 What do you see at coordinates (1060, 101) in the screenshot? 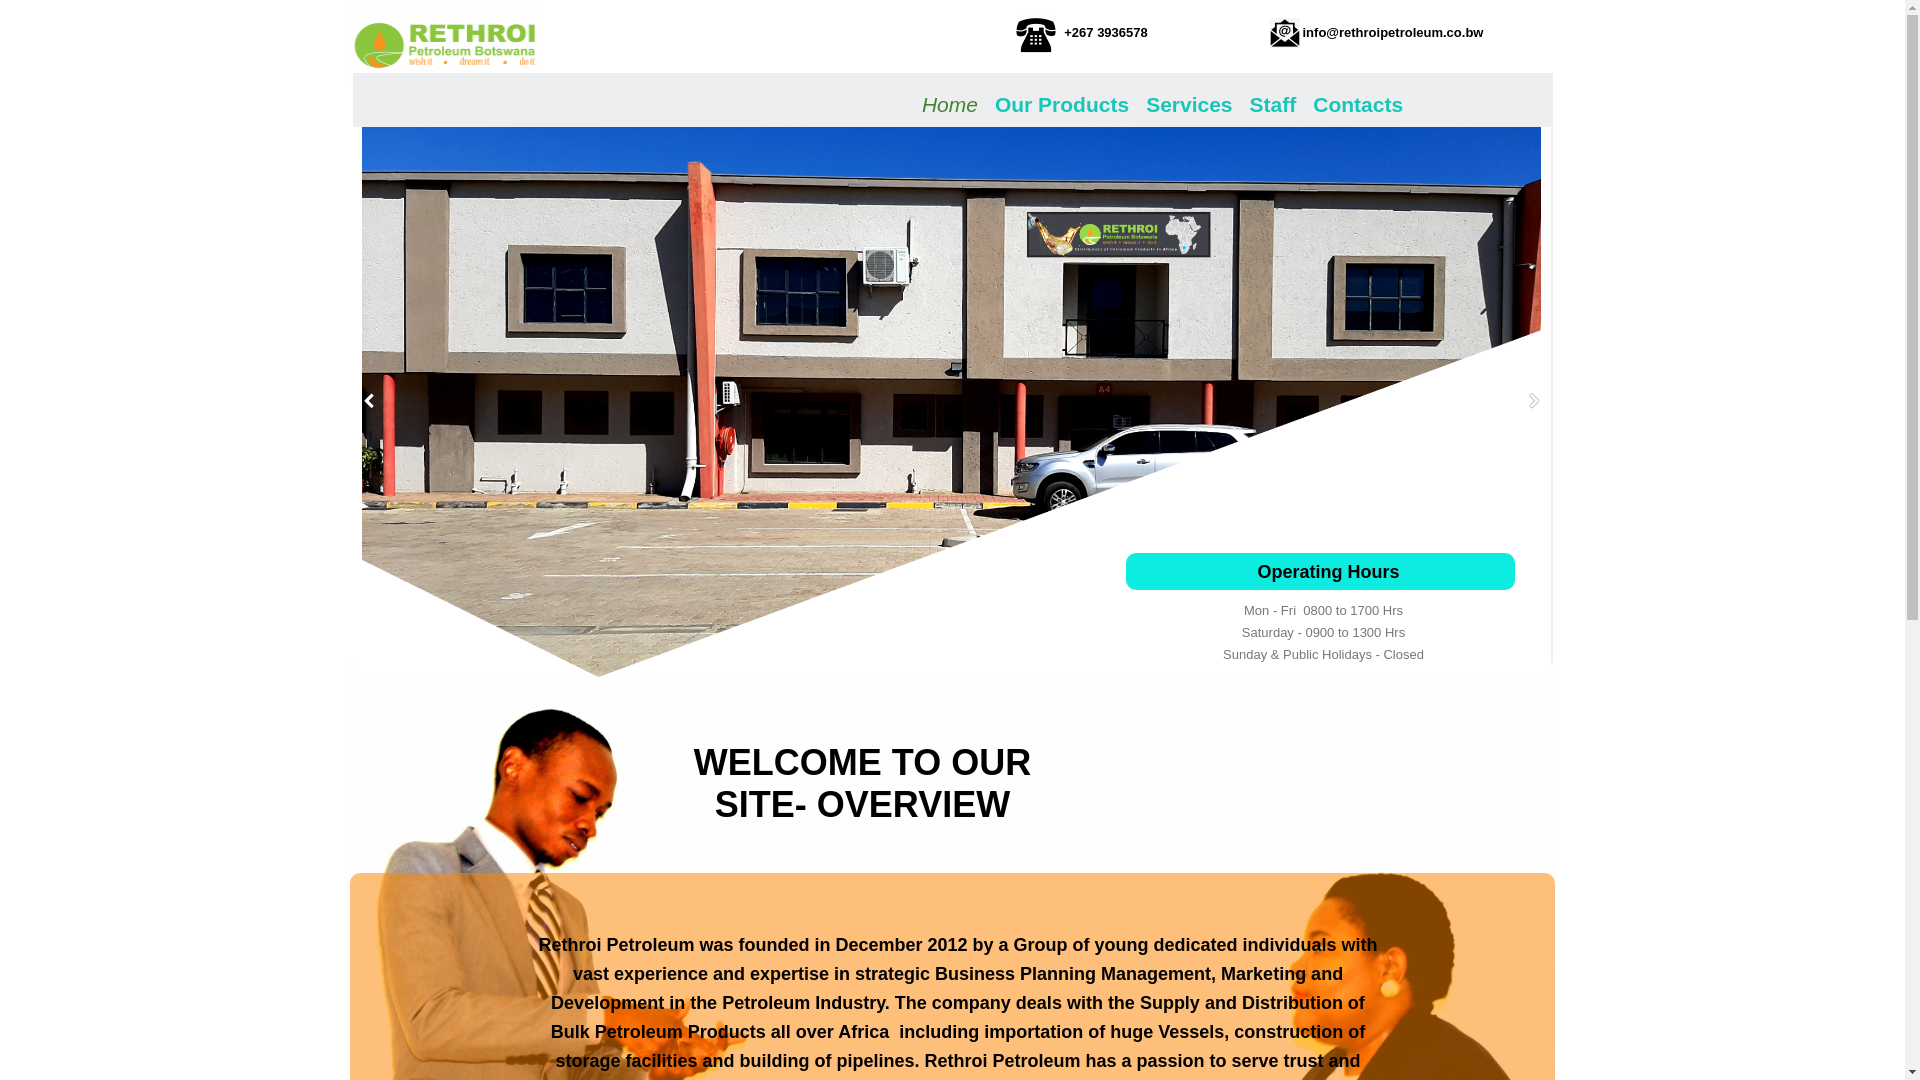
I see `'Our Products'` at bounding box center [1060, 101].